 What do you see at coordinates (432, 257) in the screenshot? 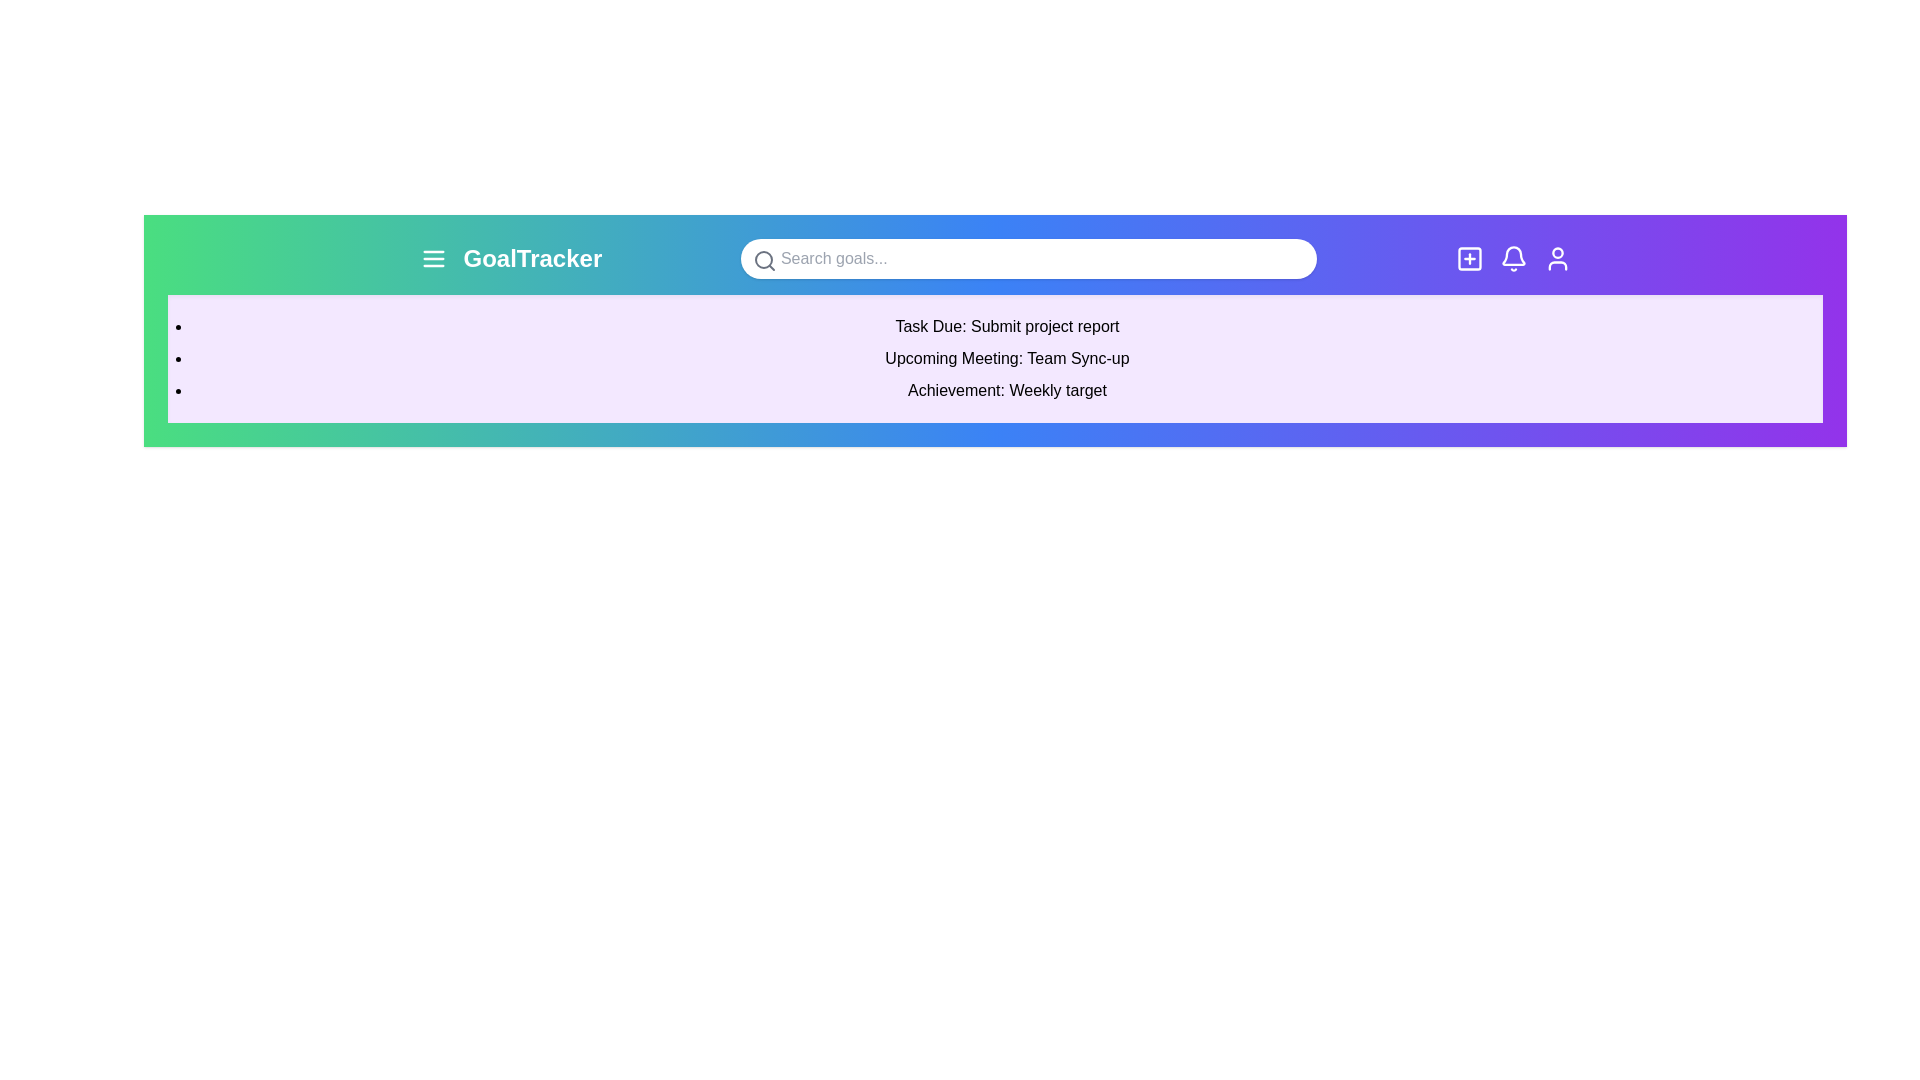
I see `the menu button to toggle the navigation drawer` at bounding box center [432, 257].